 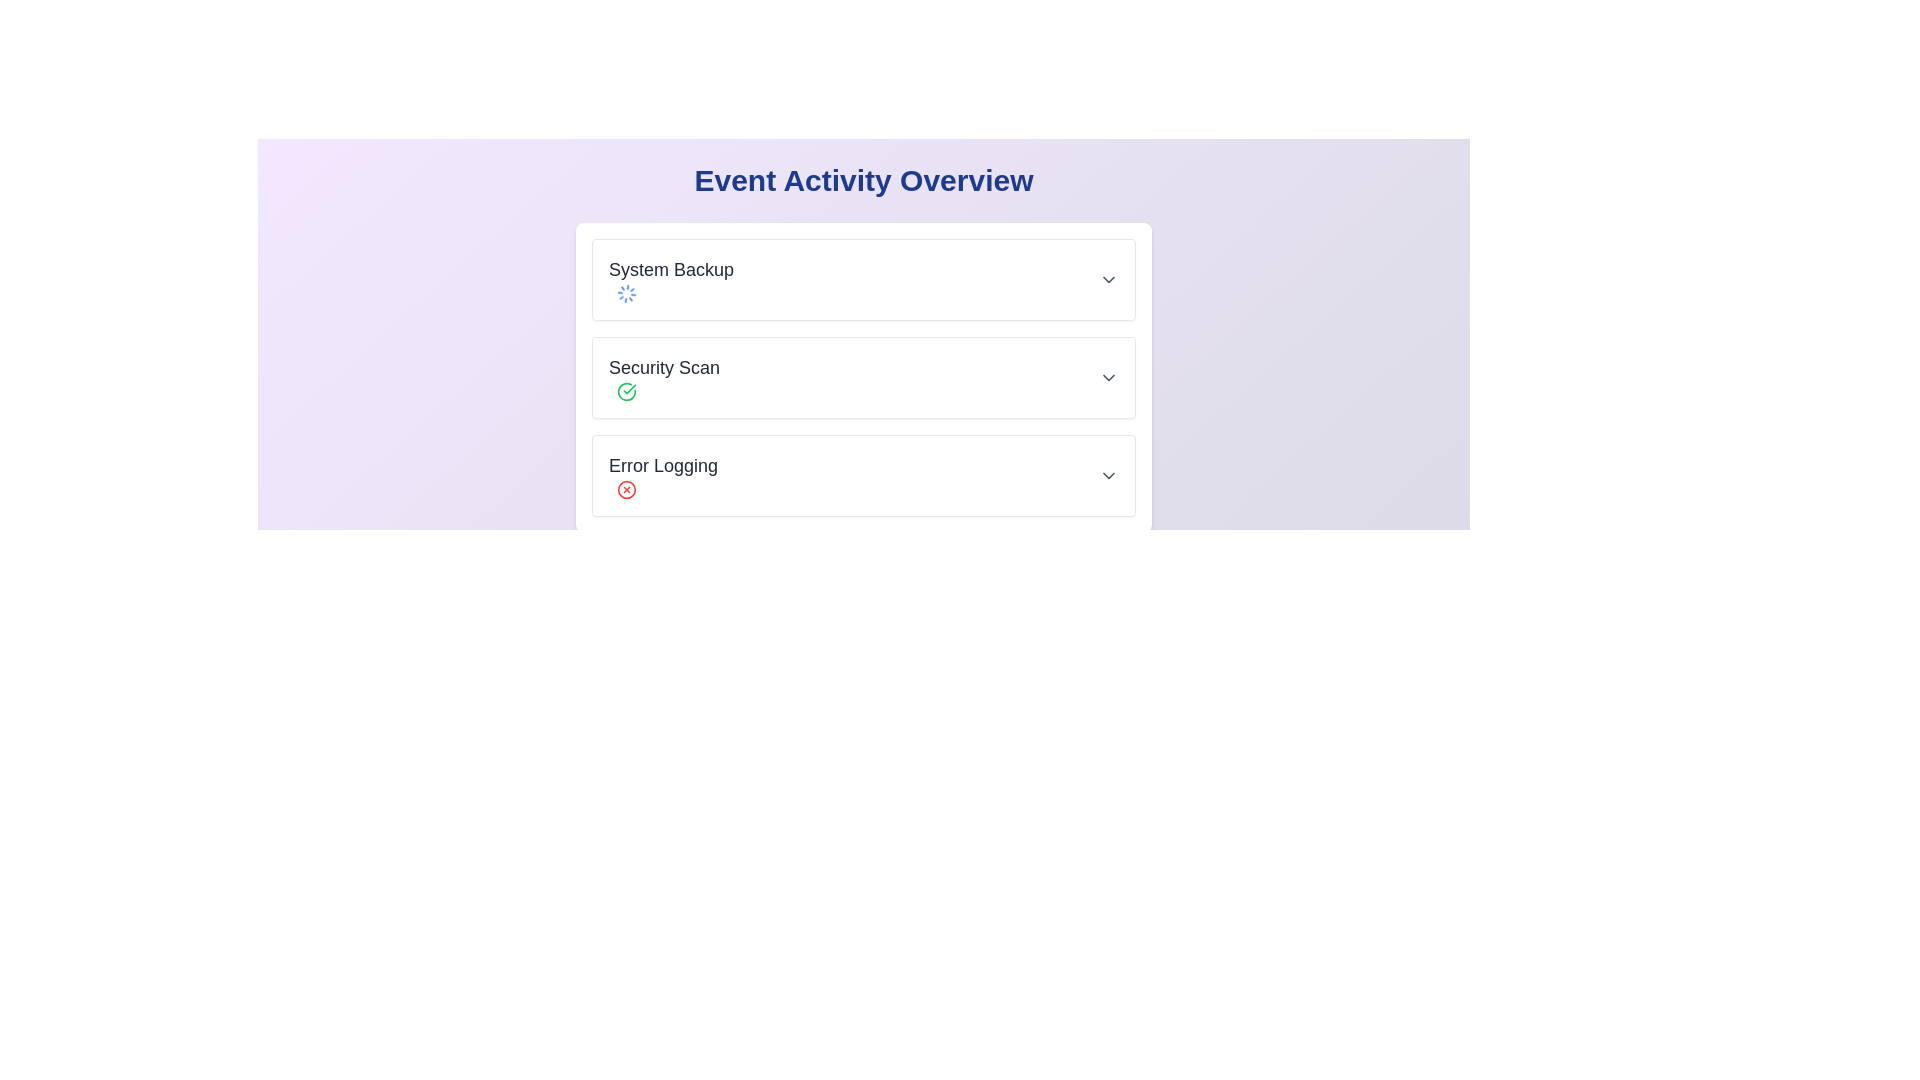 What do you see at coordinates (864, 280) in the screenshot?
I see `the 'System Backup' title and status indicator with dropdown action` at bounding box center [864, 280].